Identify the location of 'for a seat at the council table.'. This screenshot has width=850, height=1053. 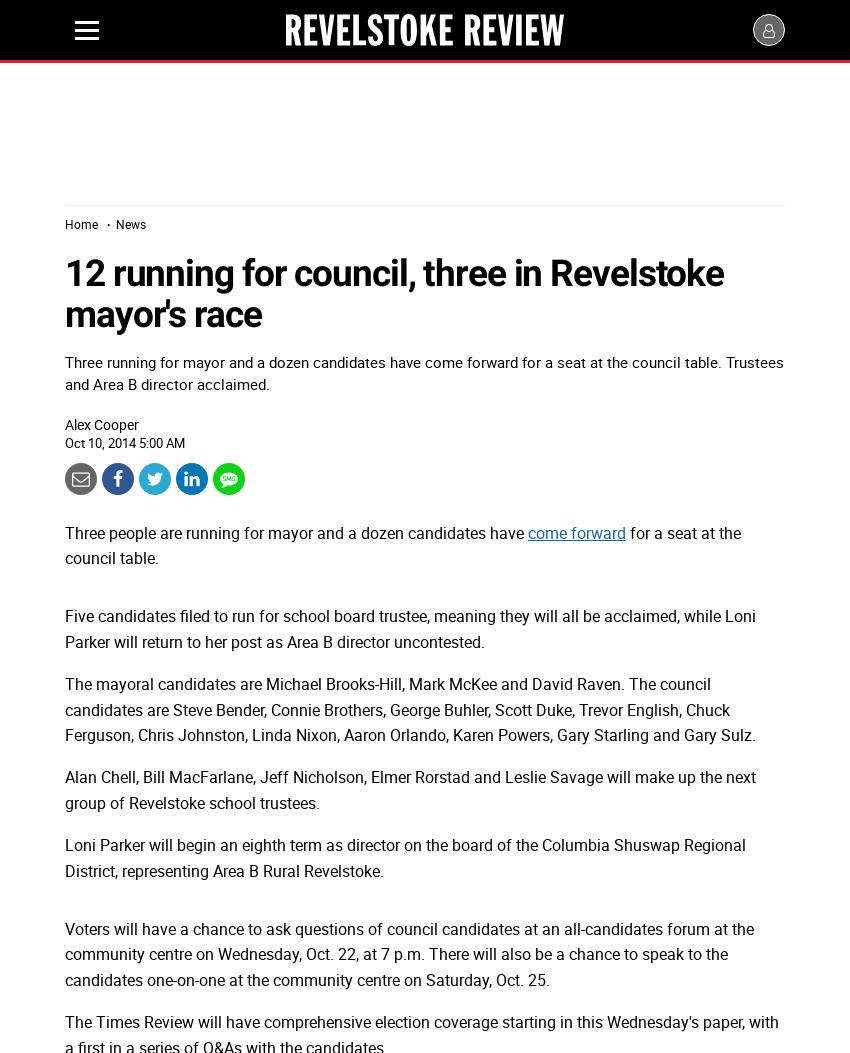
(65, 544).